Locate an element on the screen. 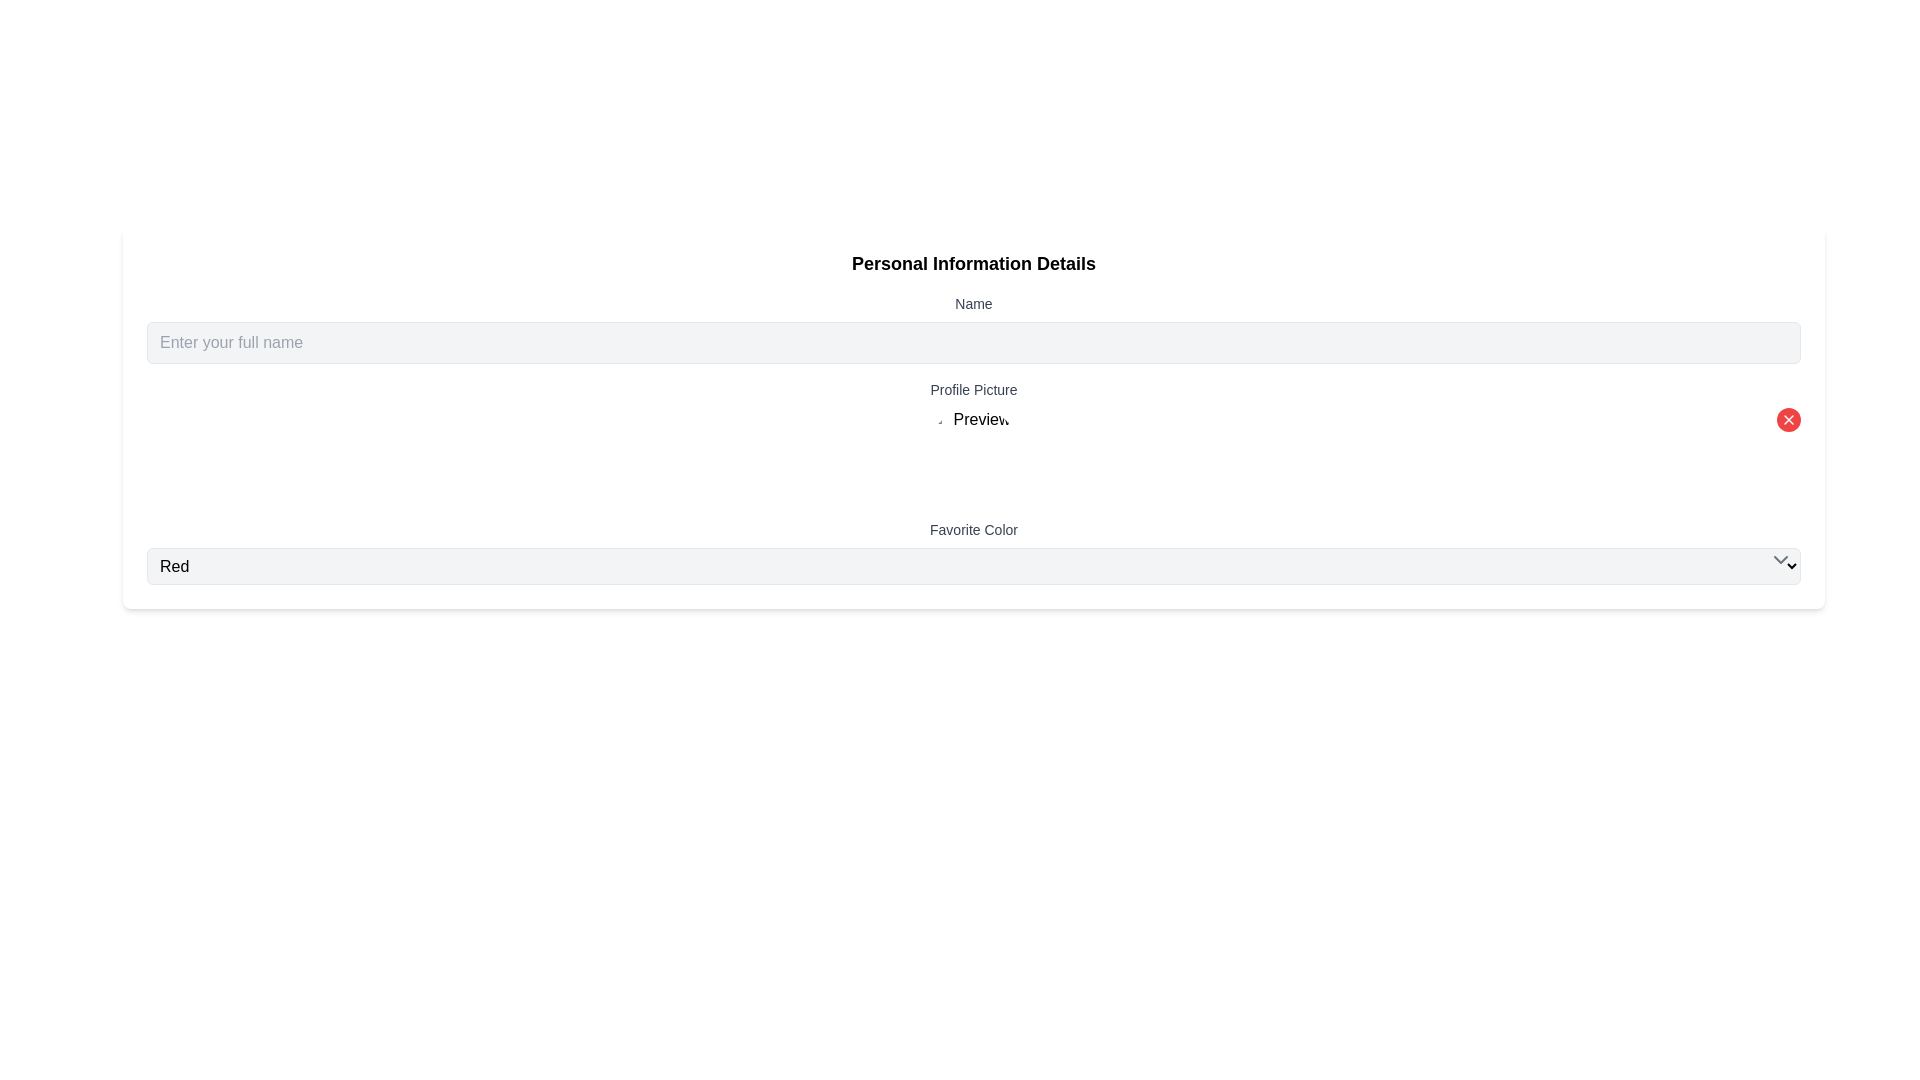 This screenshot has height=1080, width=1920. the chevron down SVG icon located at the far-right end of the 'Favorite Color' dropdown to trigger any potential hover effects is located at coordinates (1780, 559).